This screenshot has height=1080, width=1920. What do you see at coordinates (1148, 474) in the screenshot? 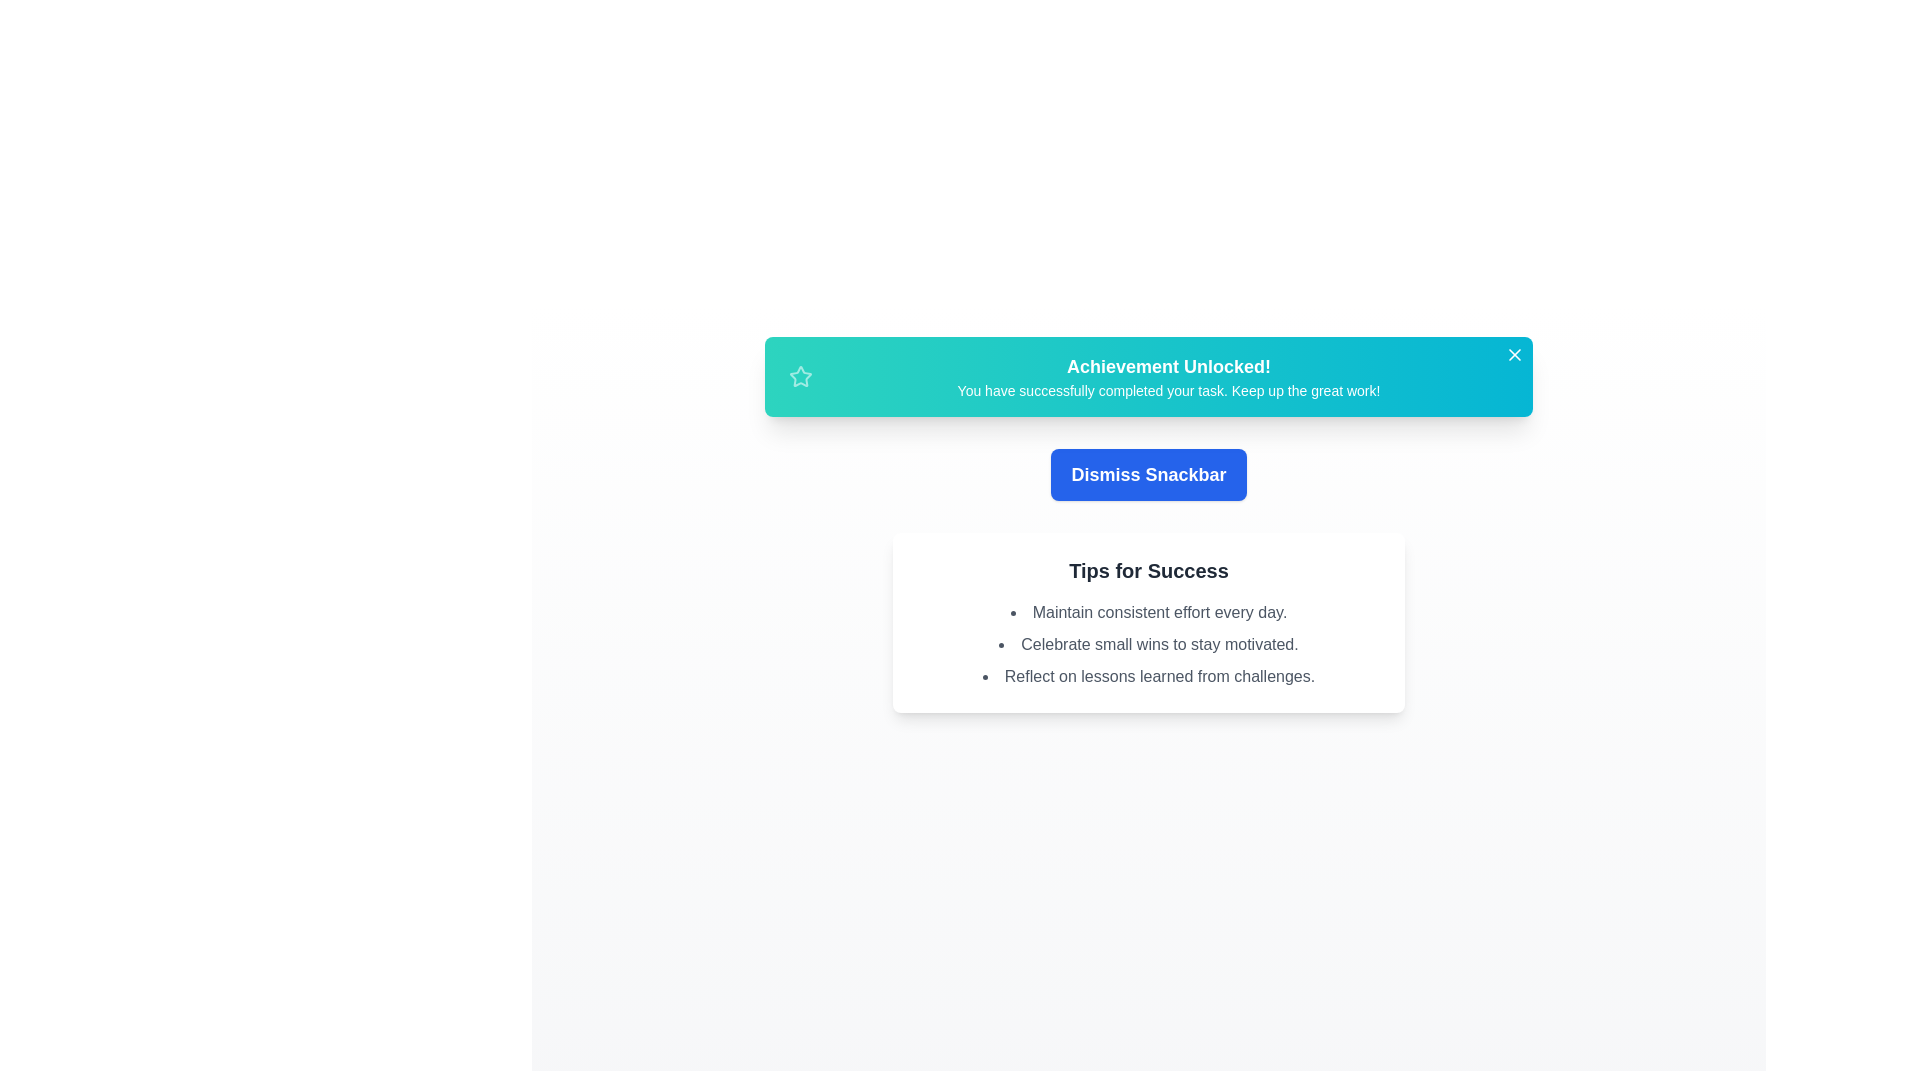
I see `the 'Dismiss Snackbar' button` at bounding box center [1148, 474].